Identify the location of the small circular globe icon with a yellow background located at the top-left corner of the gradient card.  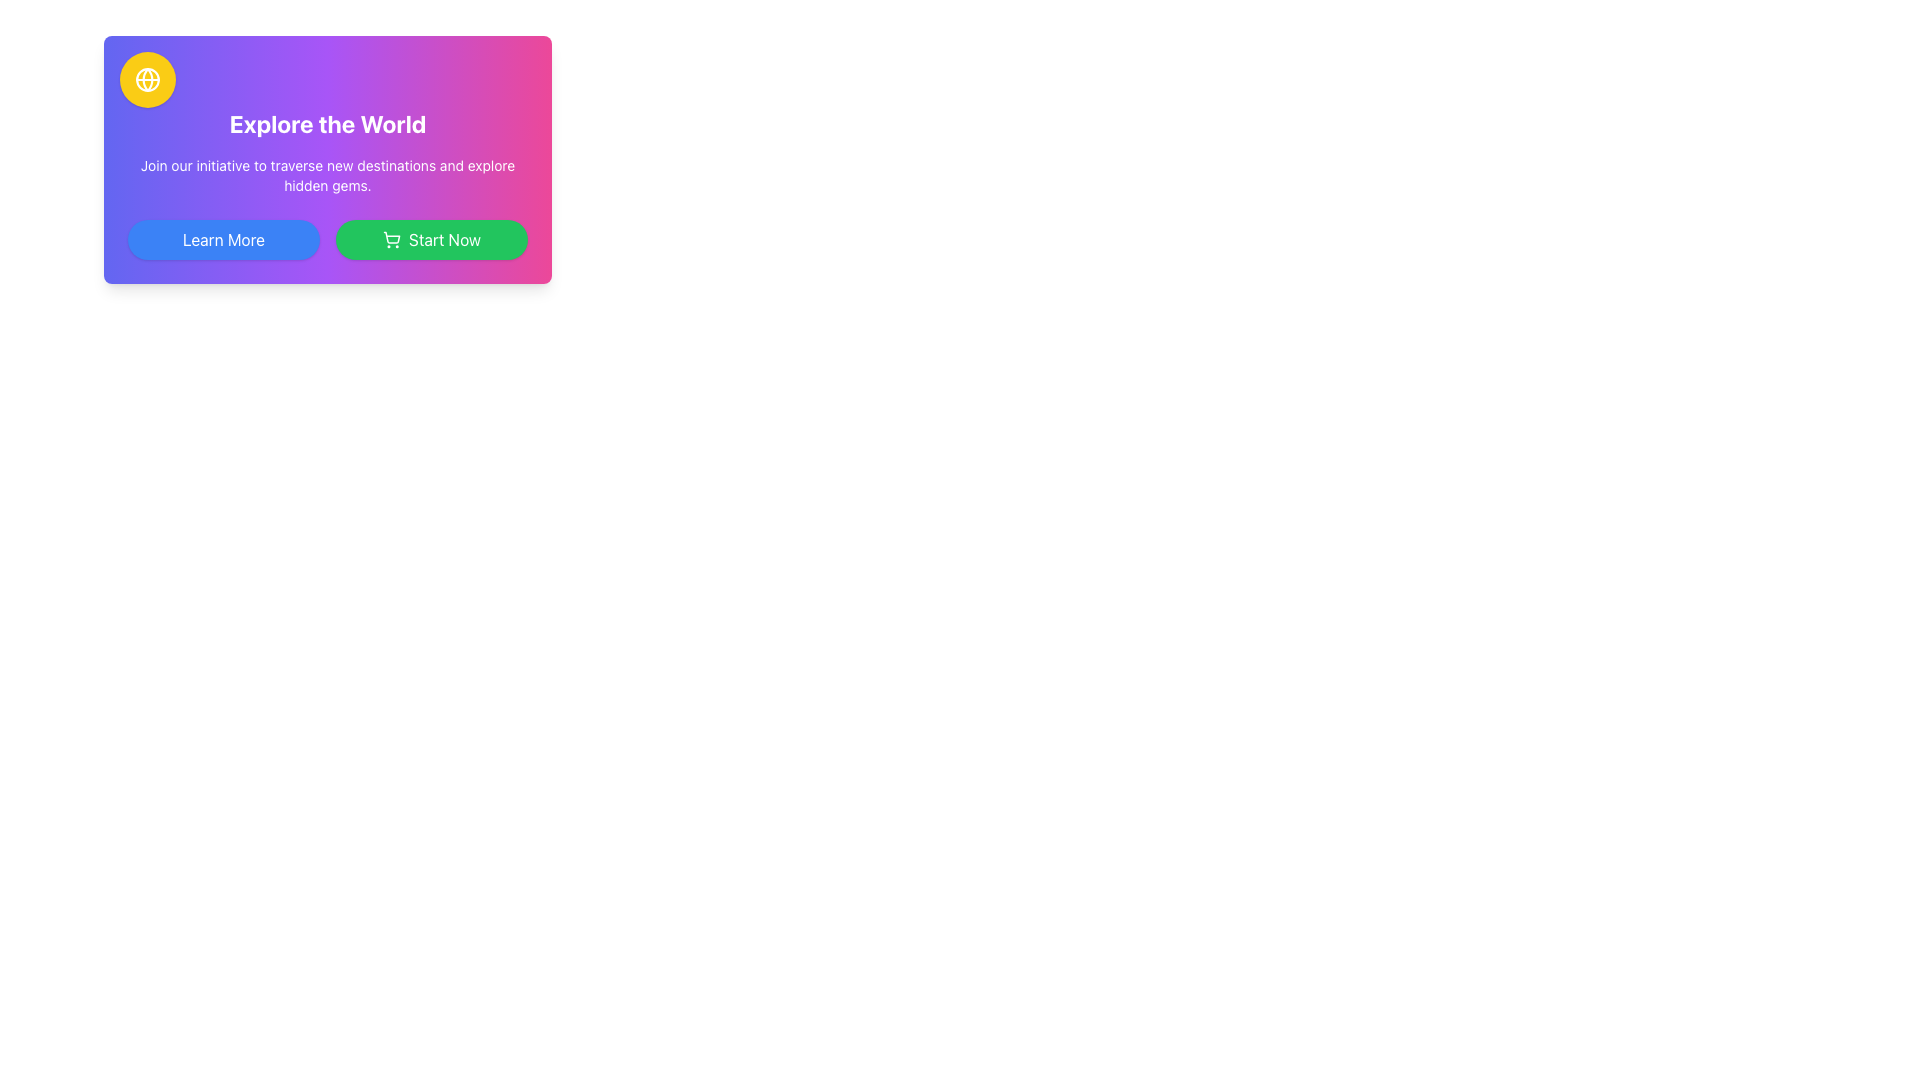
(147, 79).